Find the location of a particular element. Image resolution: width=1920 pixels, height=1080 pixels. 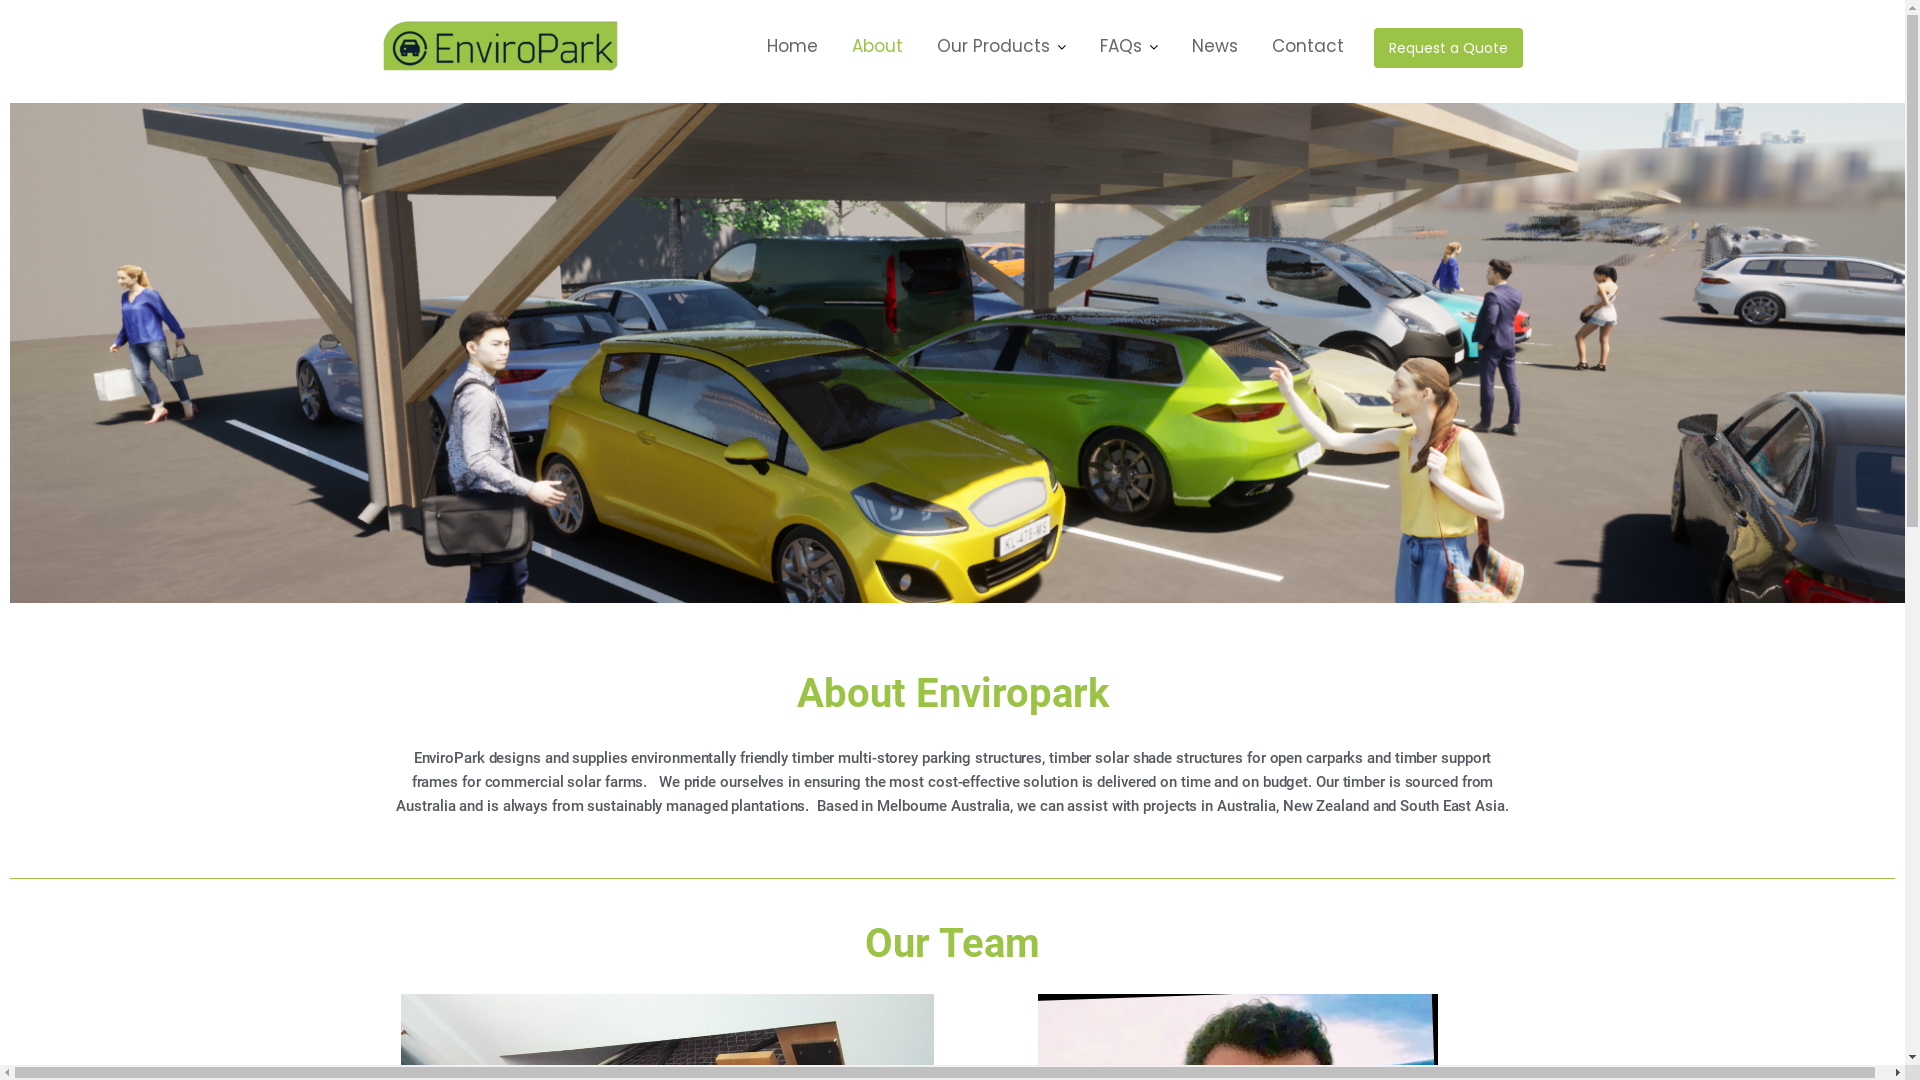

'About' is located at coordinates (835, 45).